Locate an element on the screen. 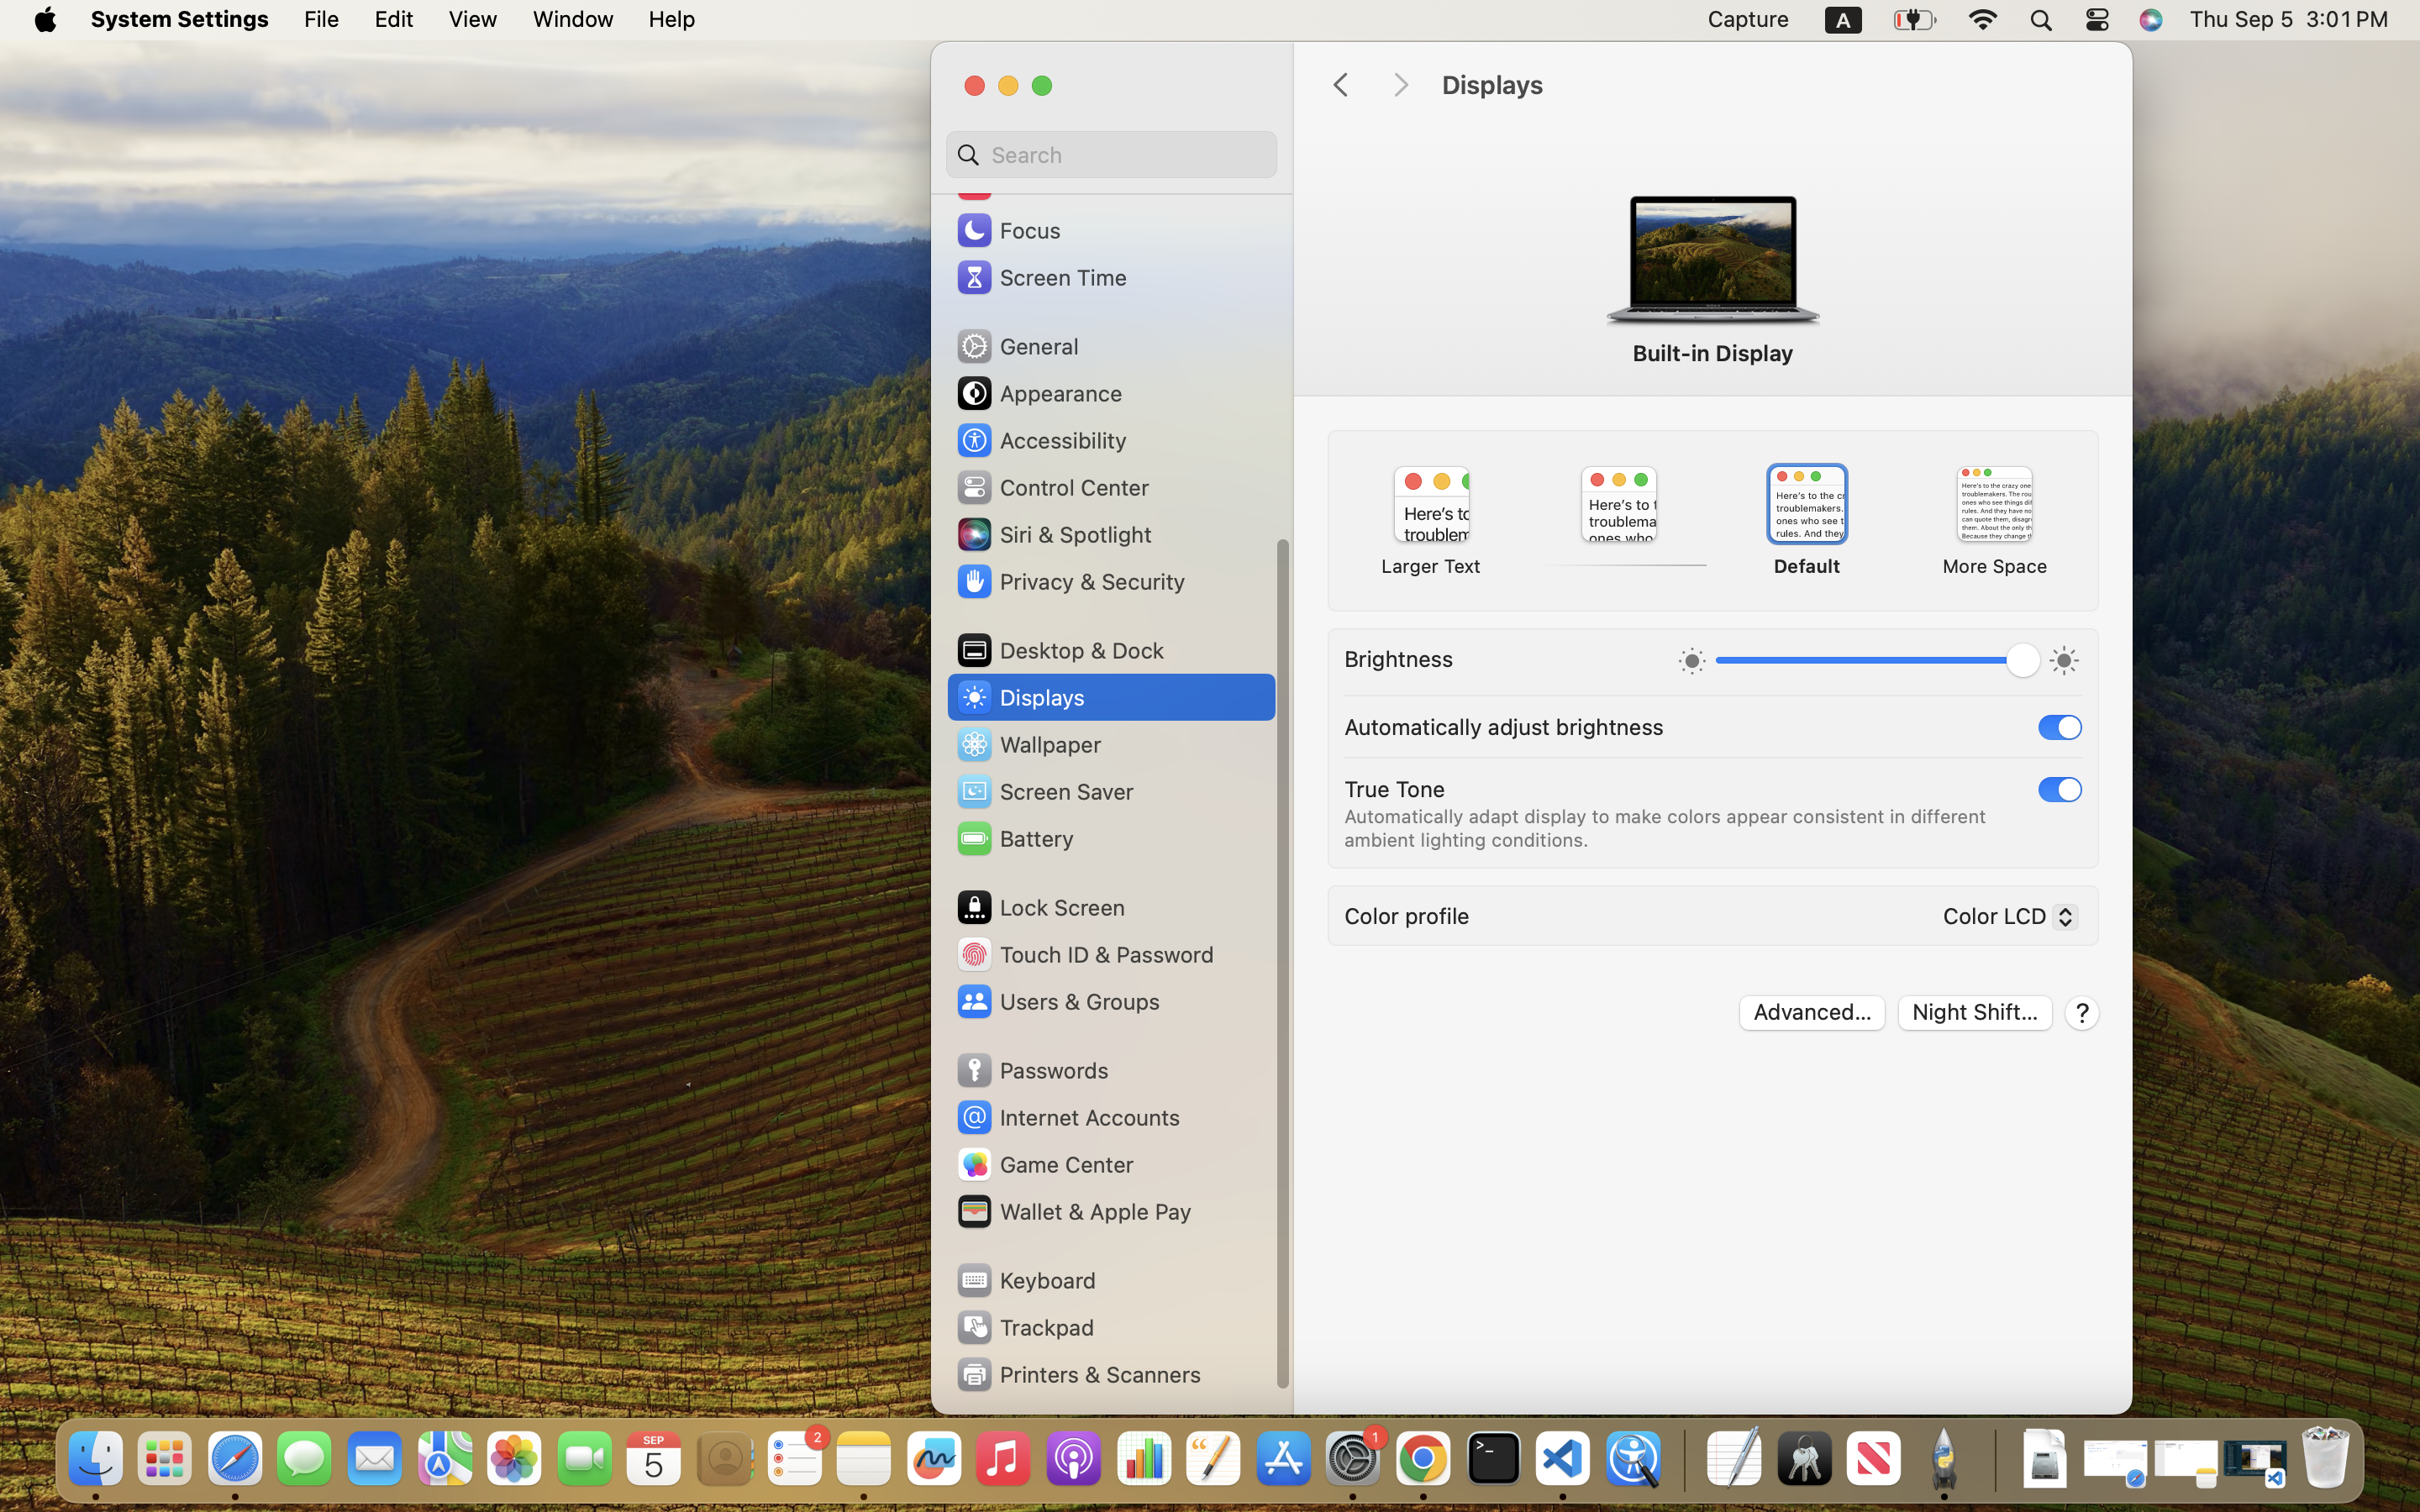  'Desktop & Dock' is located at coordinates (1059, 649).